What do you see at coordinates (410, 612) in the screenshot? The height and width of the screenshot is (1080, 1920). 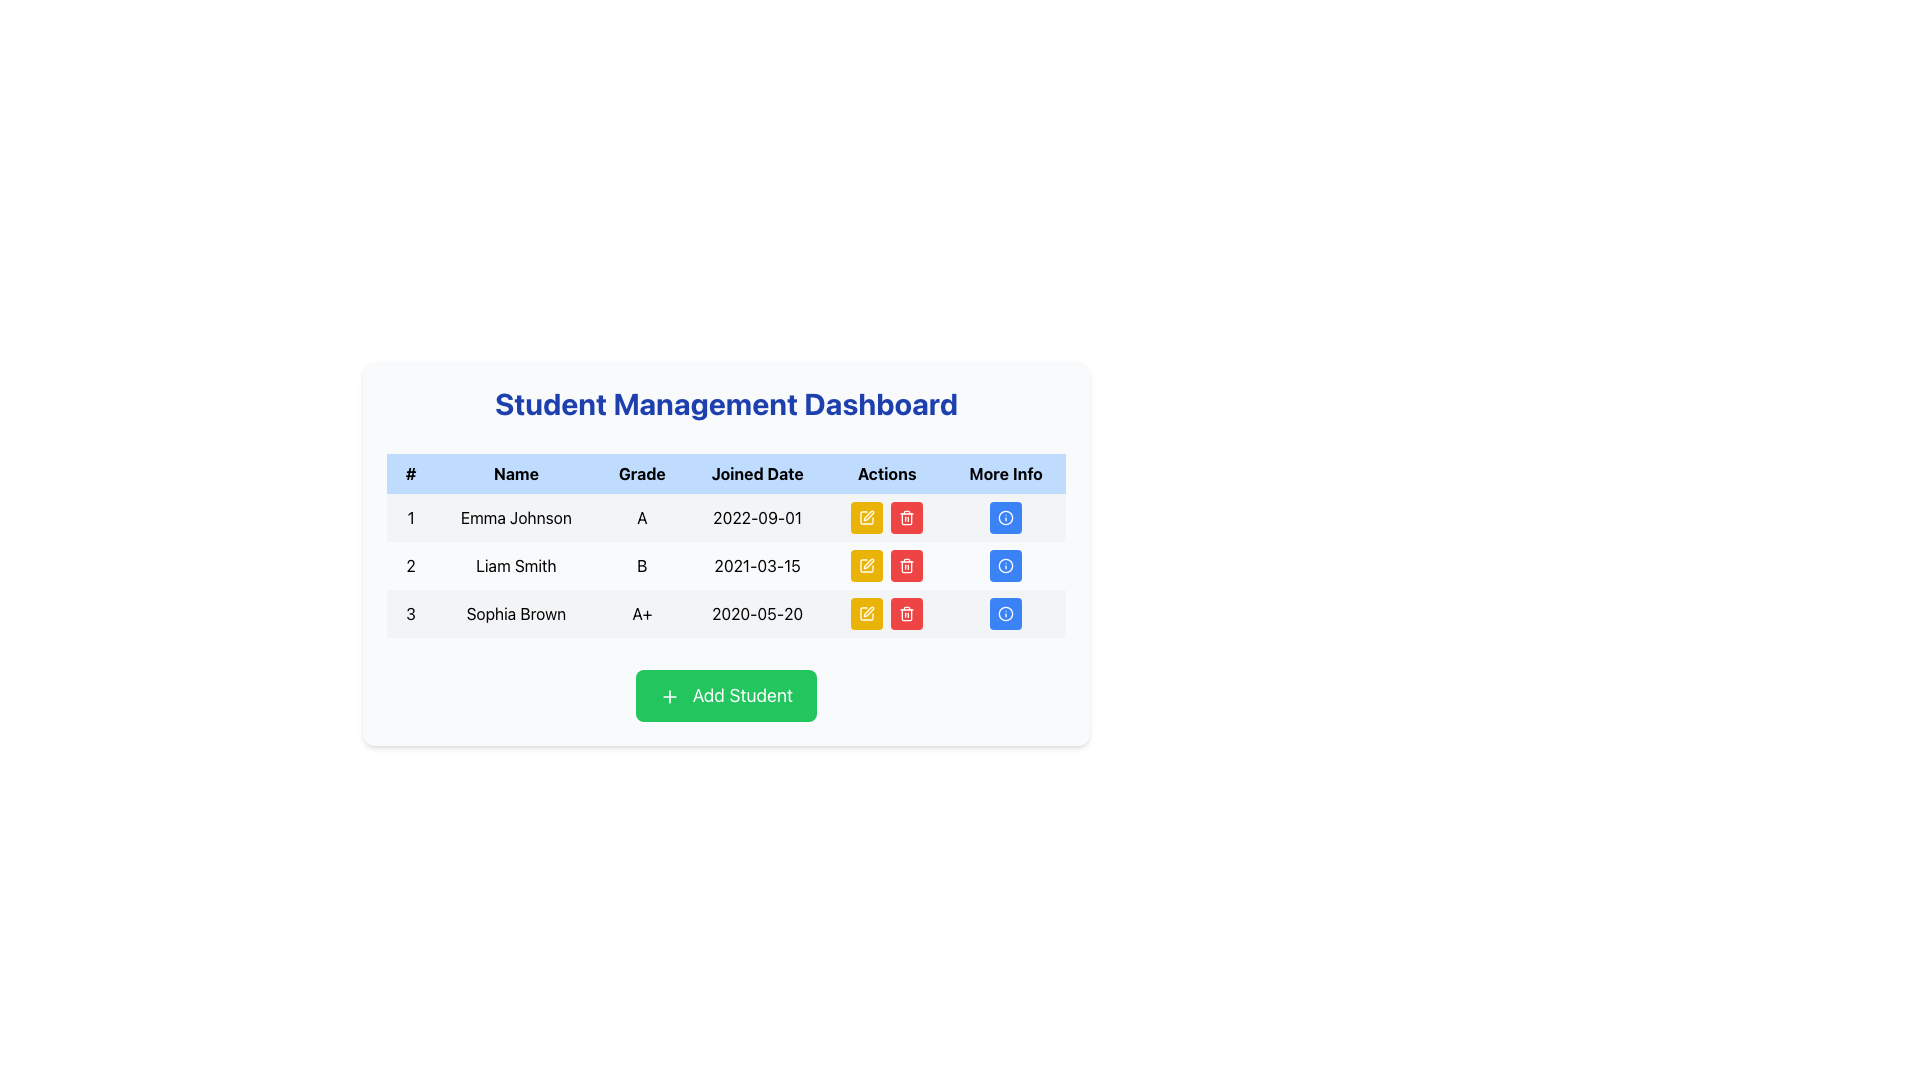 I see `number displayed in the table cell containing the text '3', which is located in the third row of the leftmost column` at bounding box center [410, 612].